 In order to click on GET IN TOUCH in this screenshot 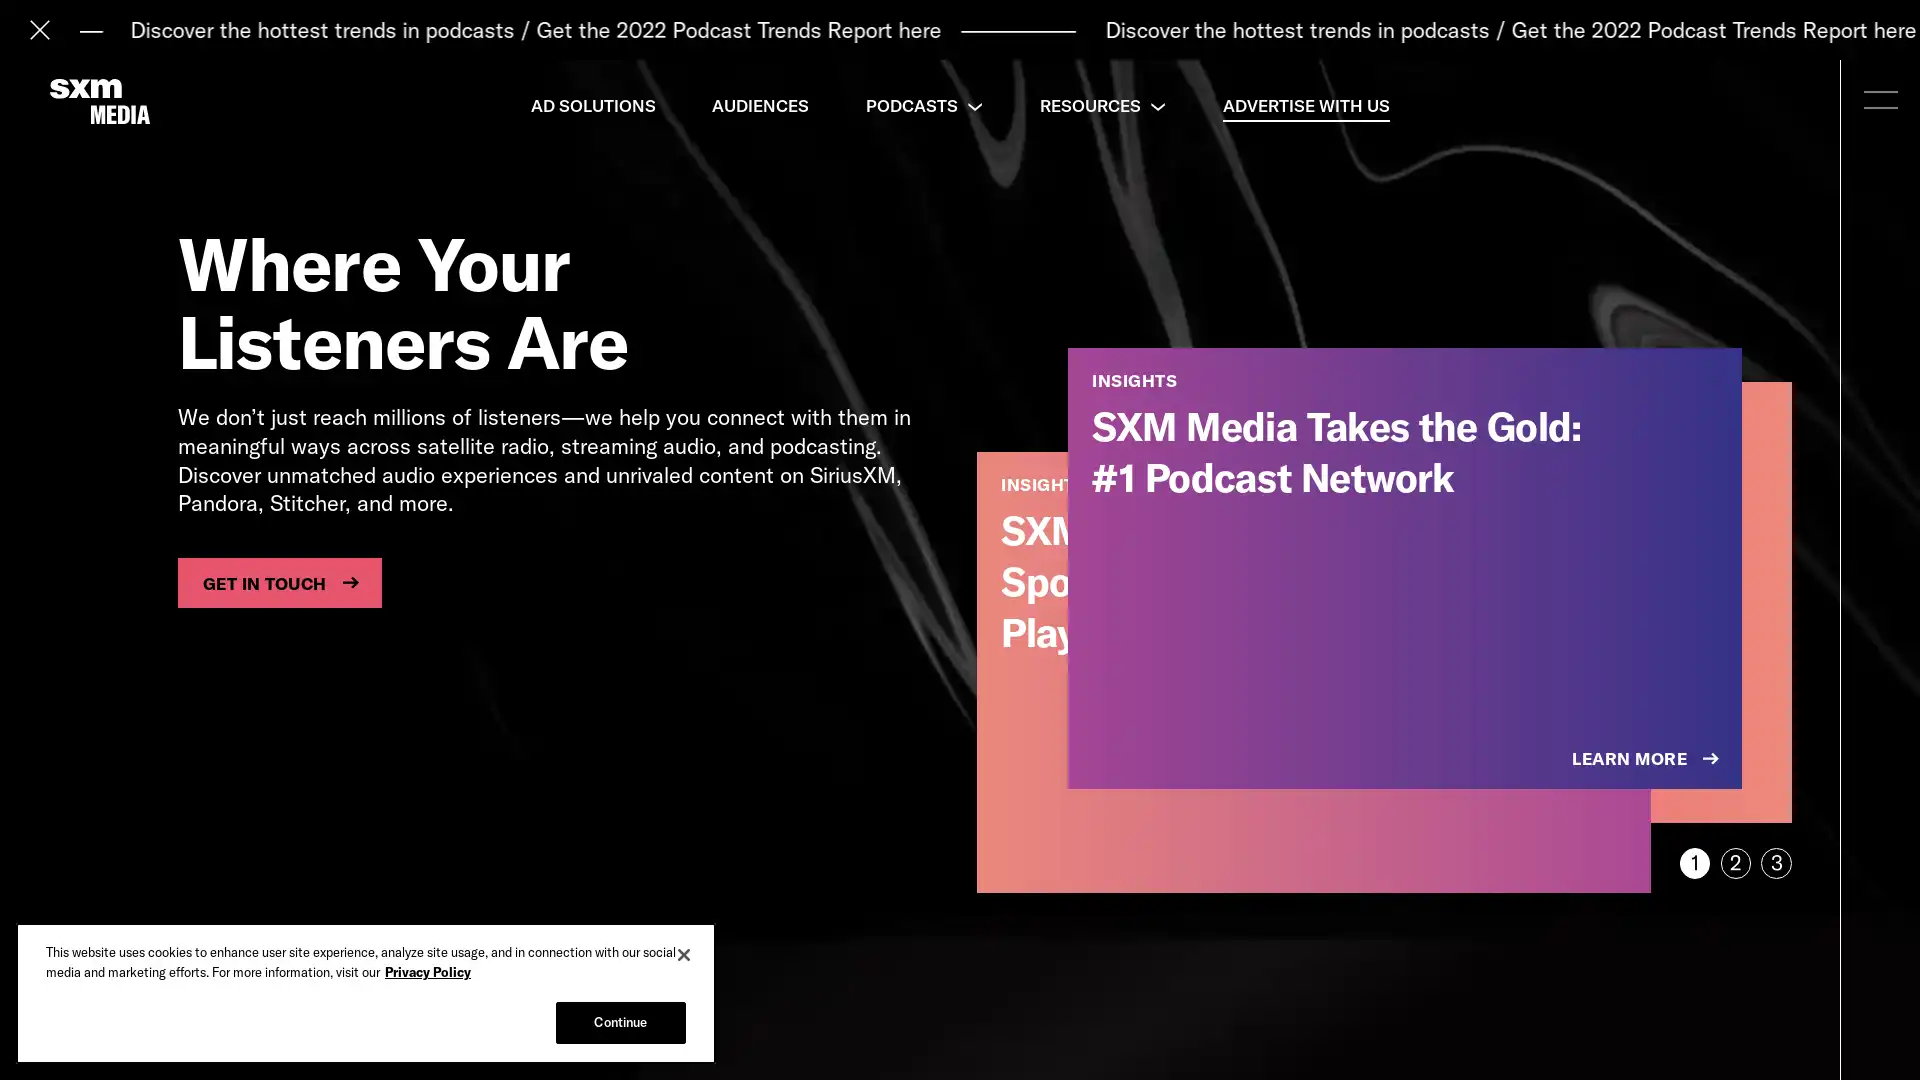, I will do `click(278, 582)`.